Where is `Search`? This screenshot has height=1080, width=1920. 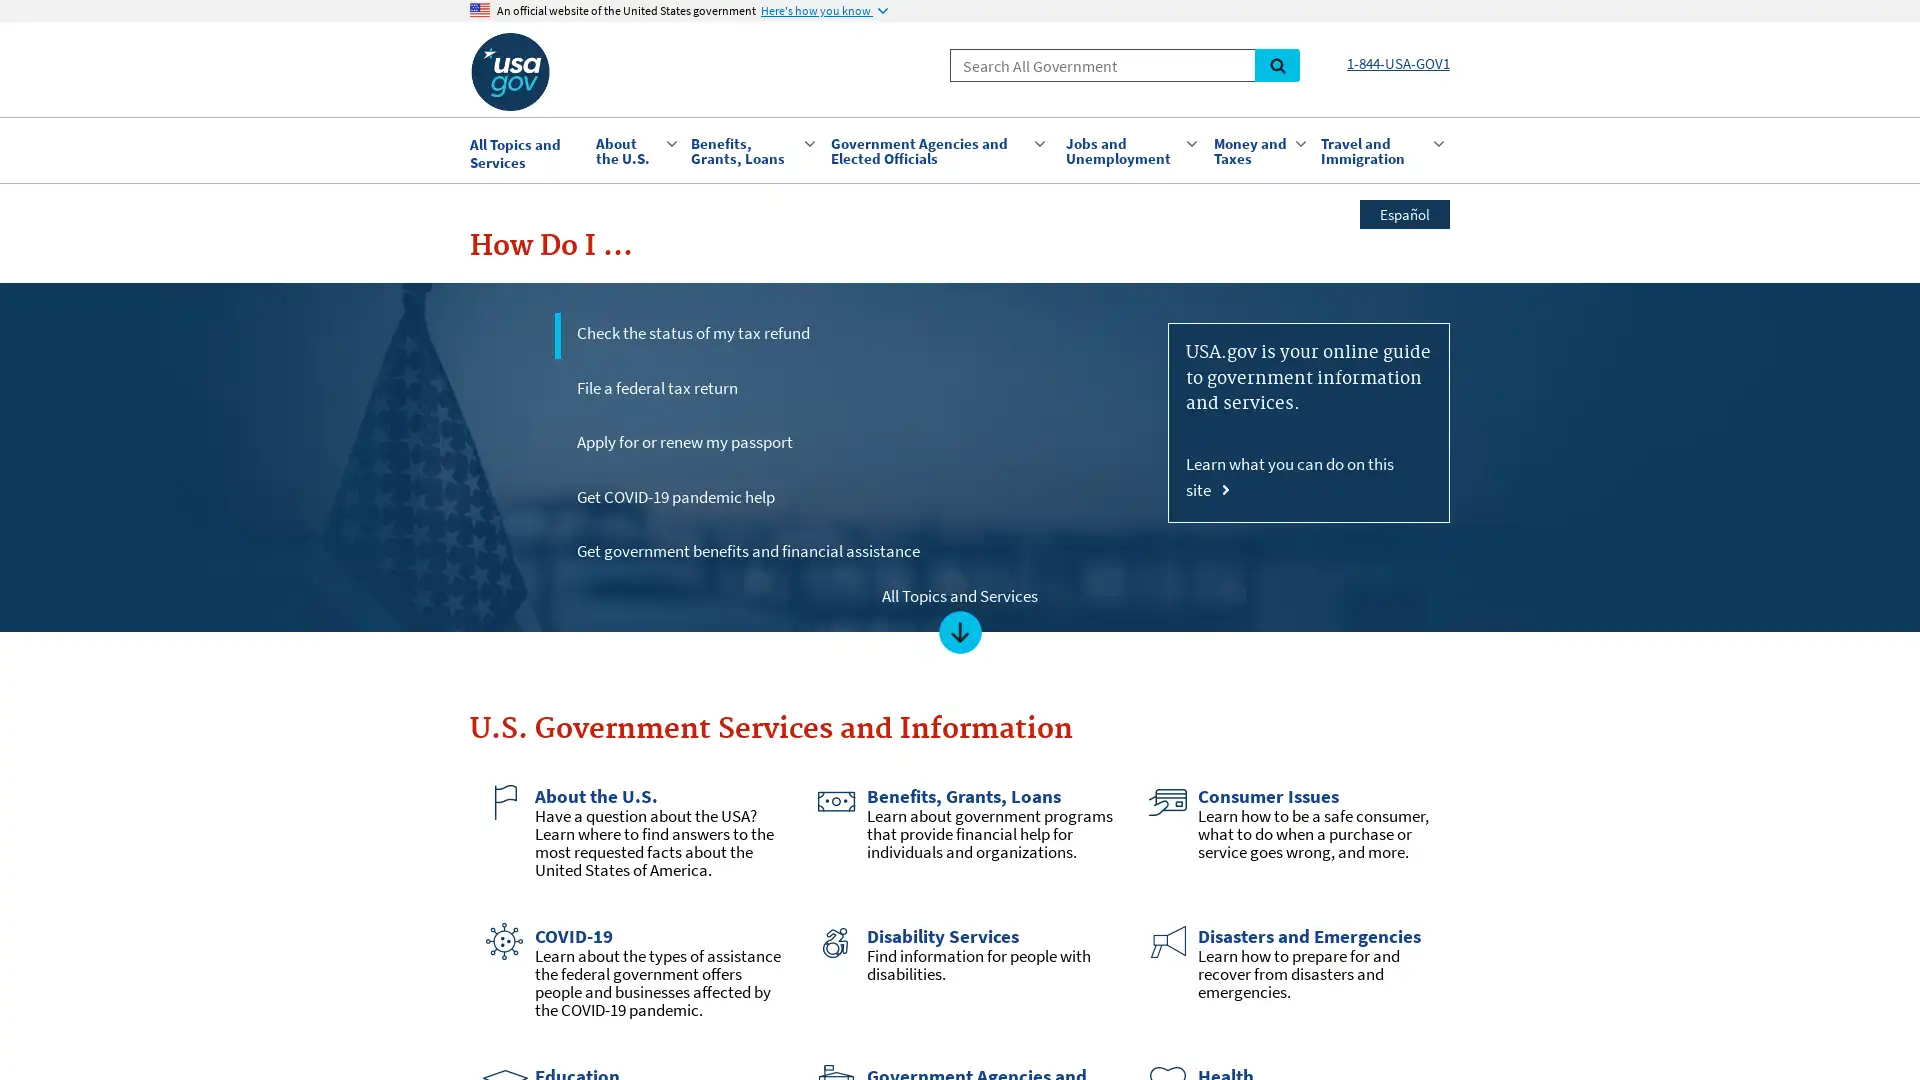 Search is located at coordinates (1276, 64).